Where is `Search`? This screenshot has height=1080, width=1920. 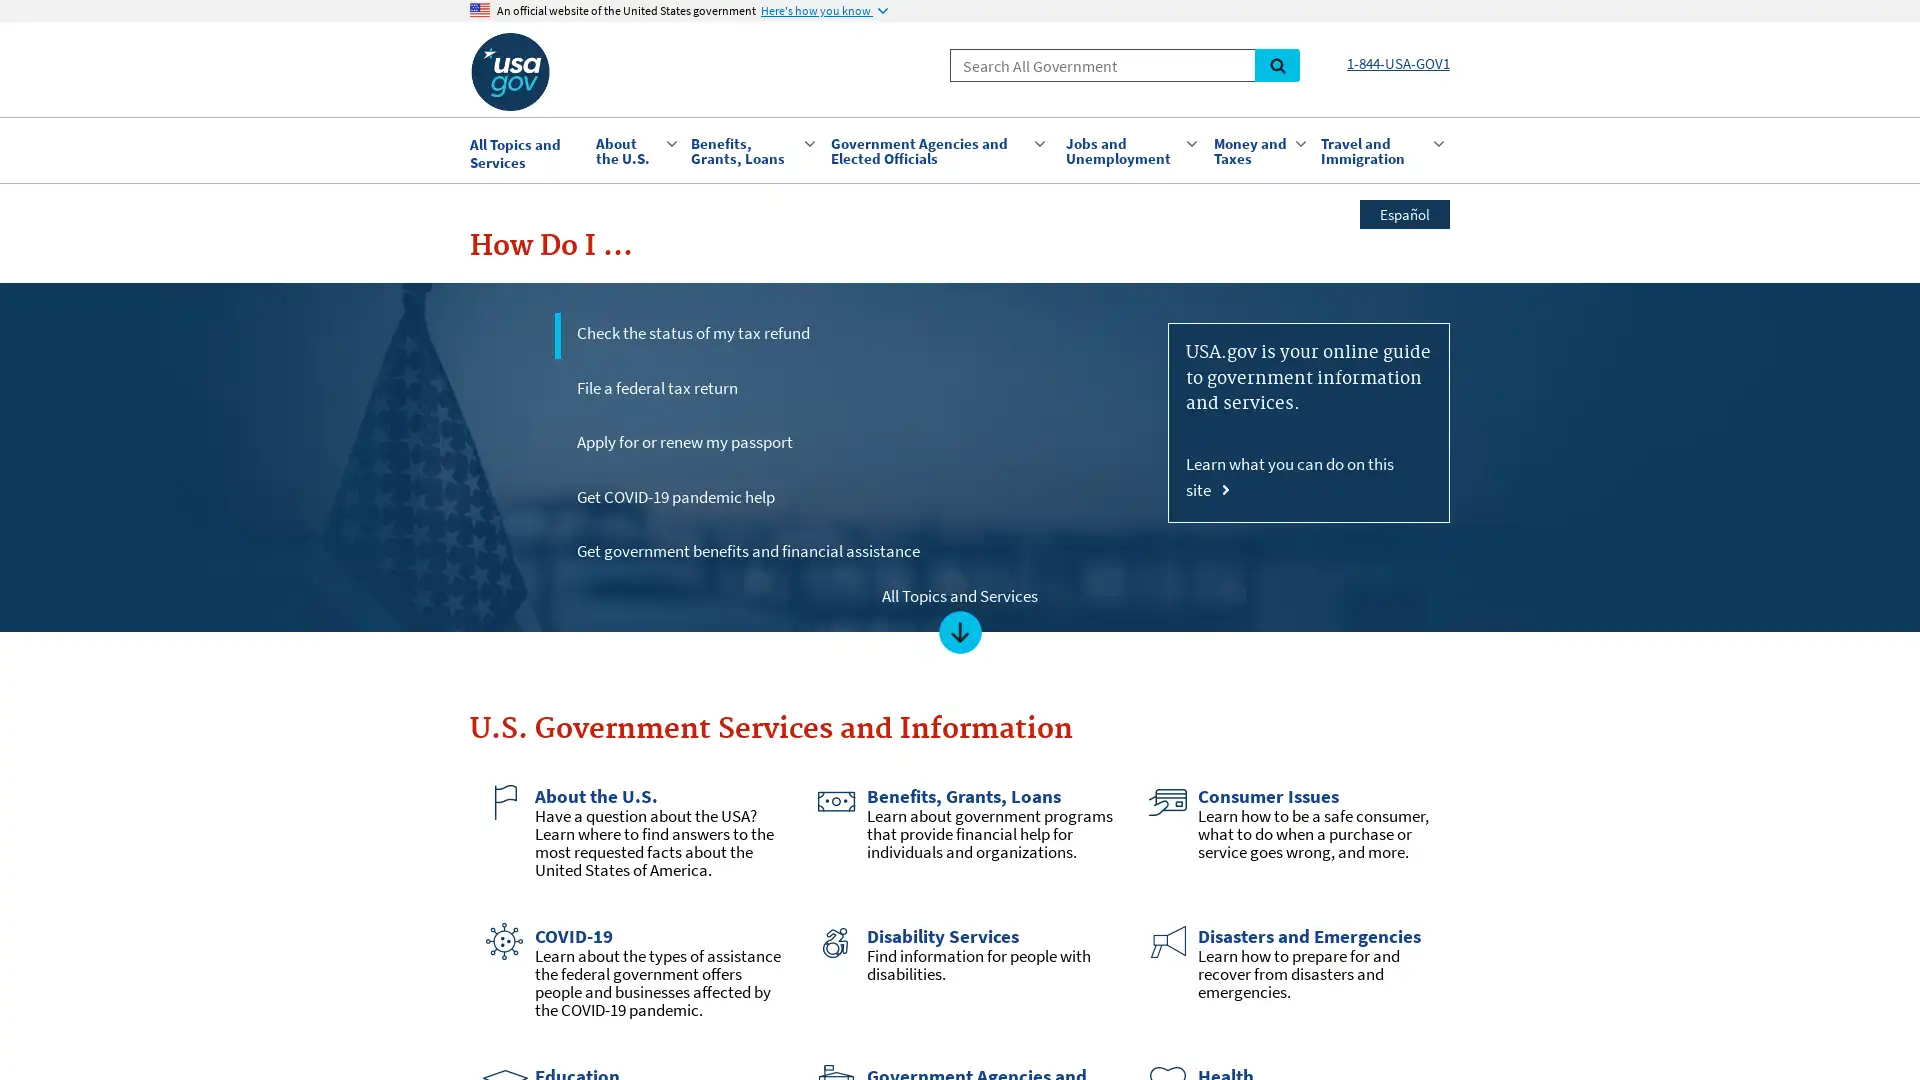 Search is located at coordinates (1276, 64).